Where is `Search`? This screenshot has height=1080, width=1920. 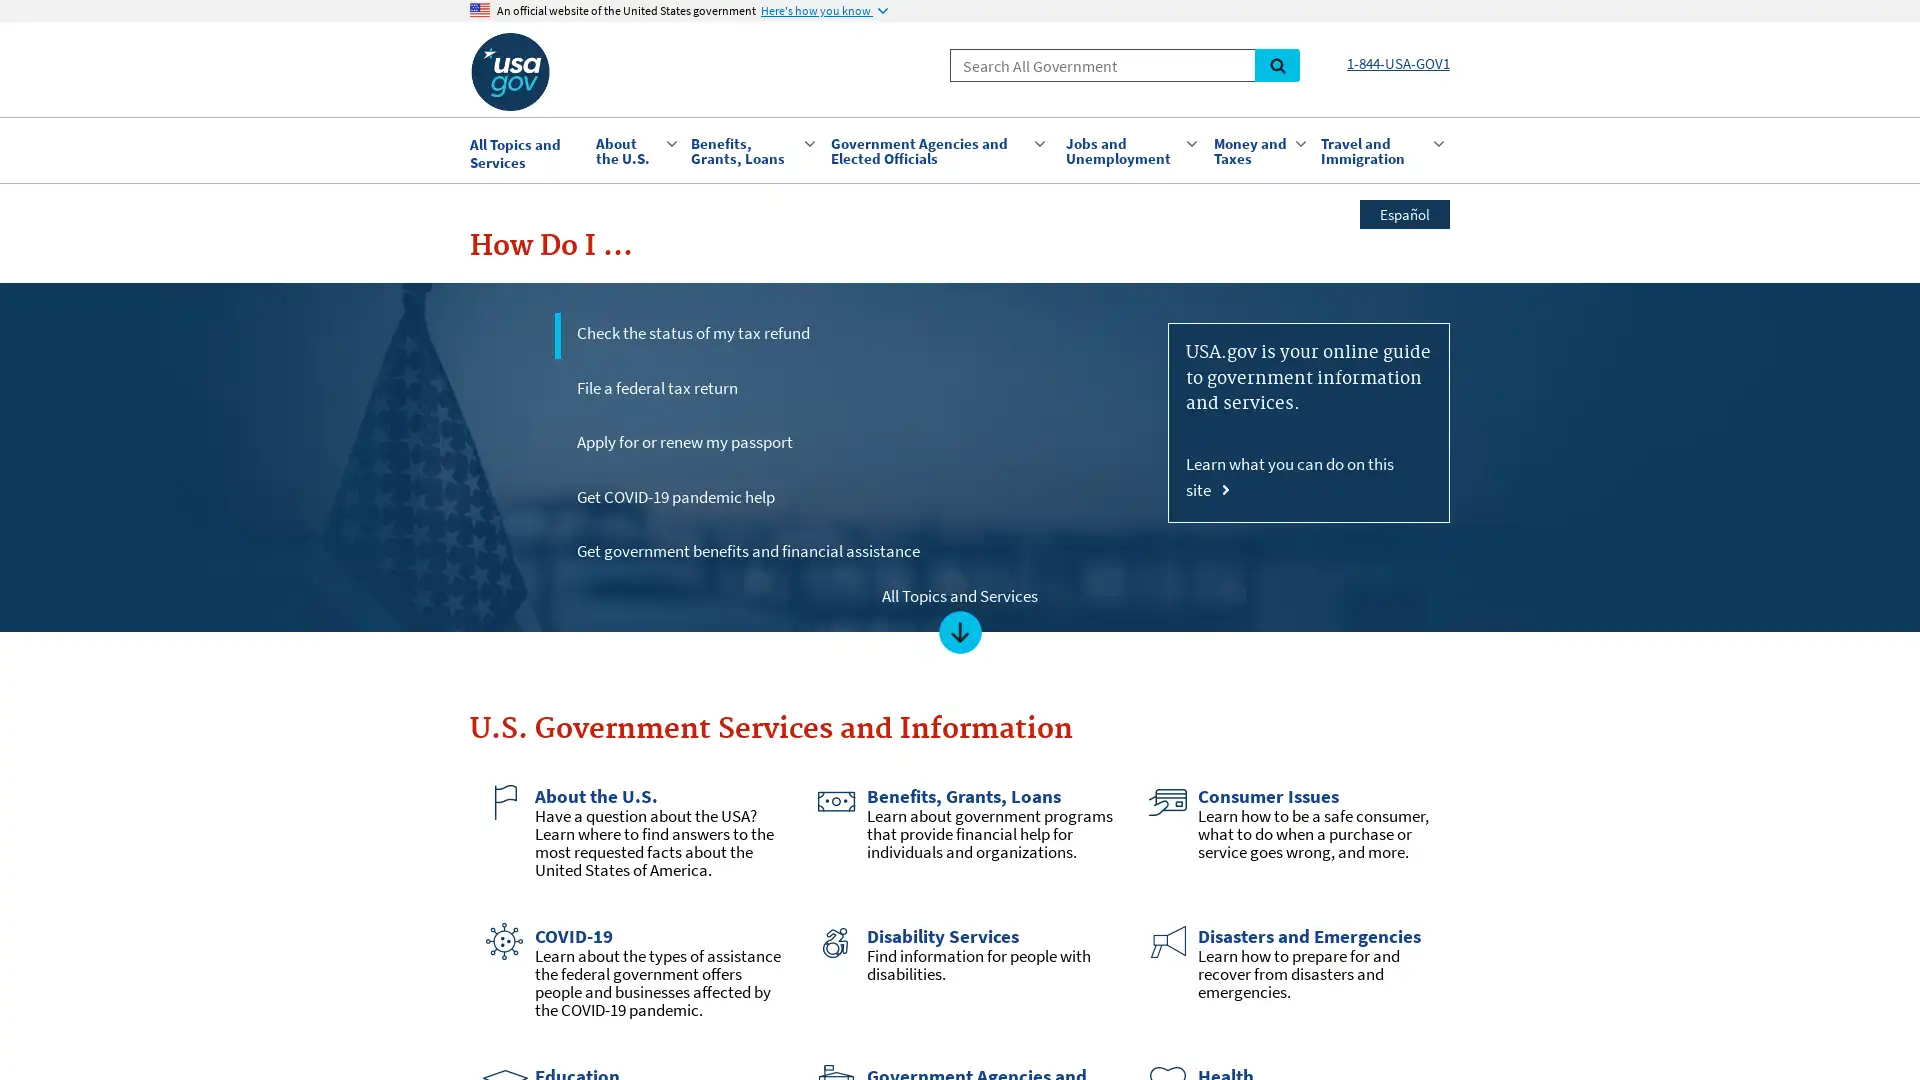 Search is located at coordinates (1276, 64).